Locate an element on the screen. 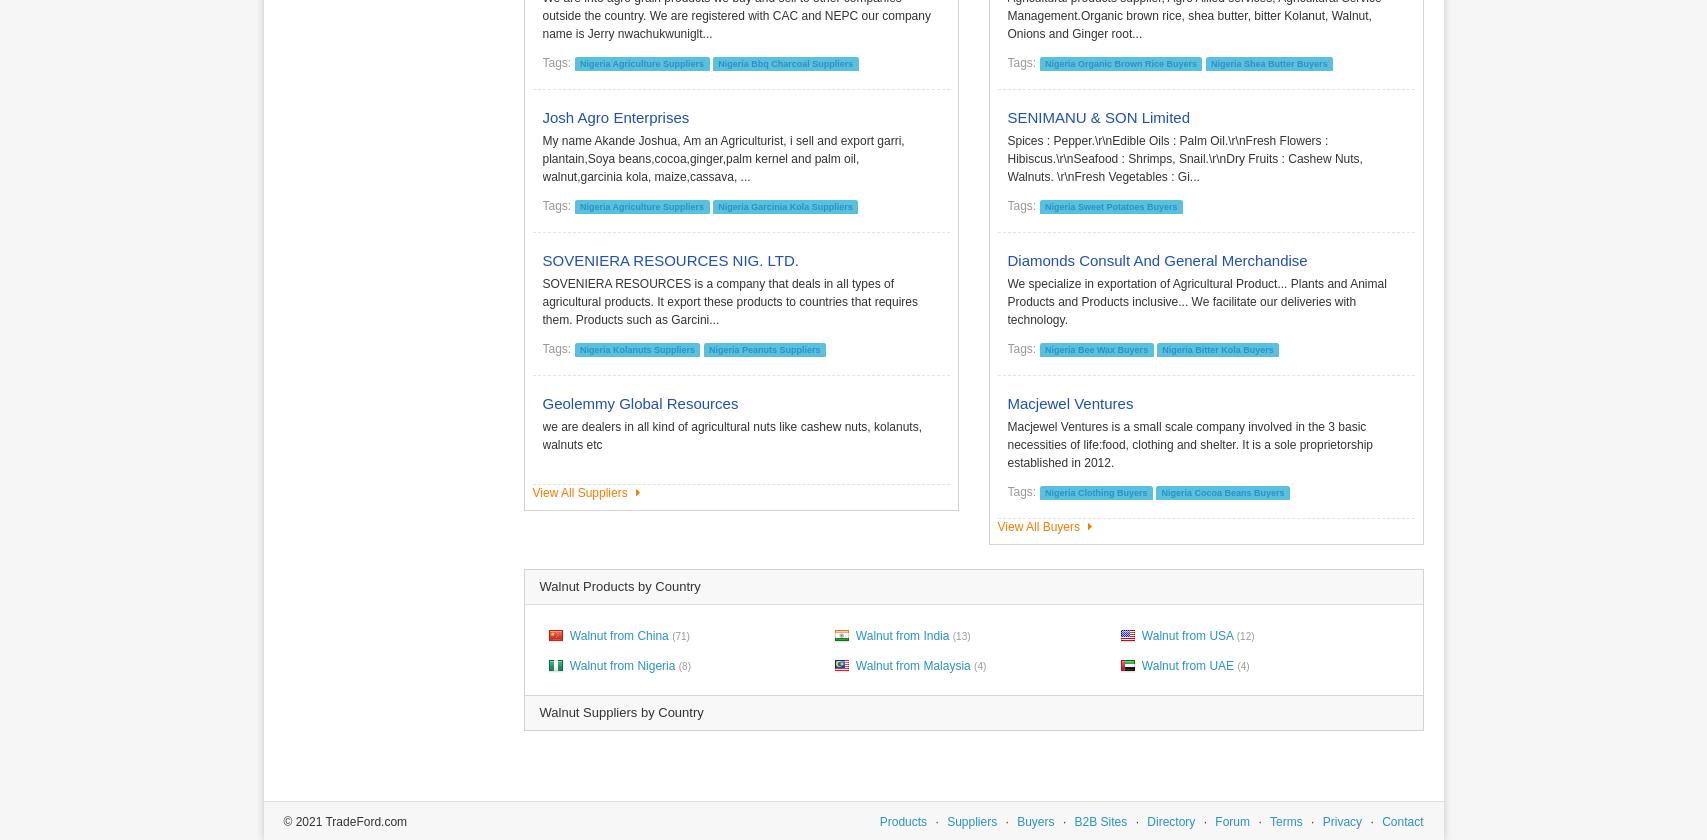 The height and width of the screenshot is (840, 1707). 'Nigeria Clothing Buyers' is located at coordinates (1094, 491).